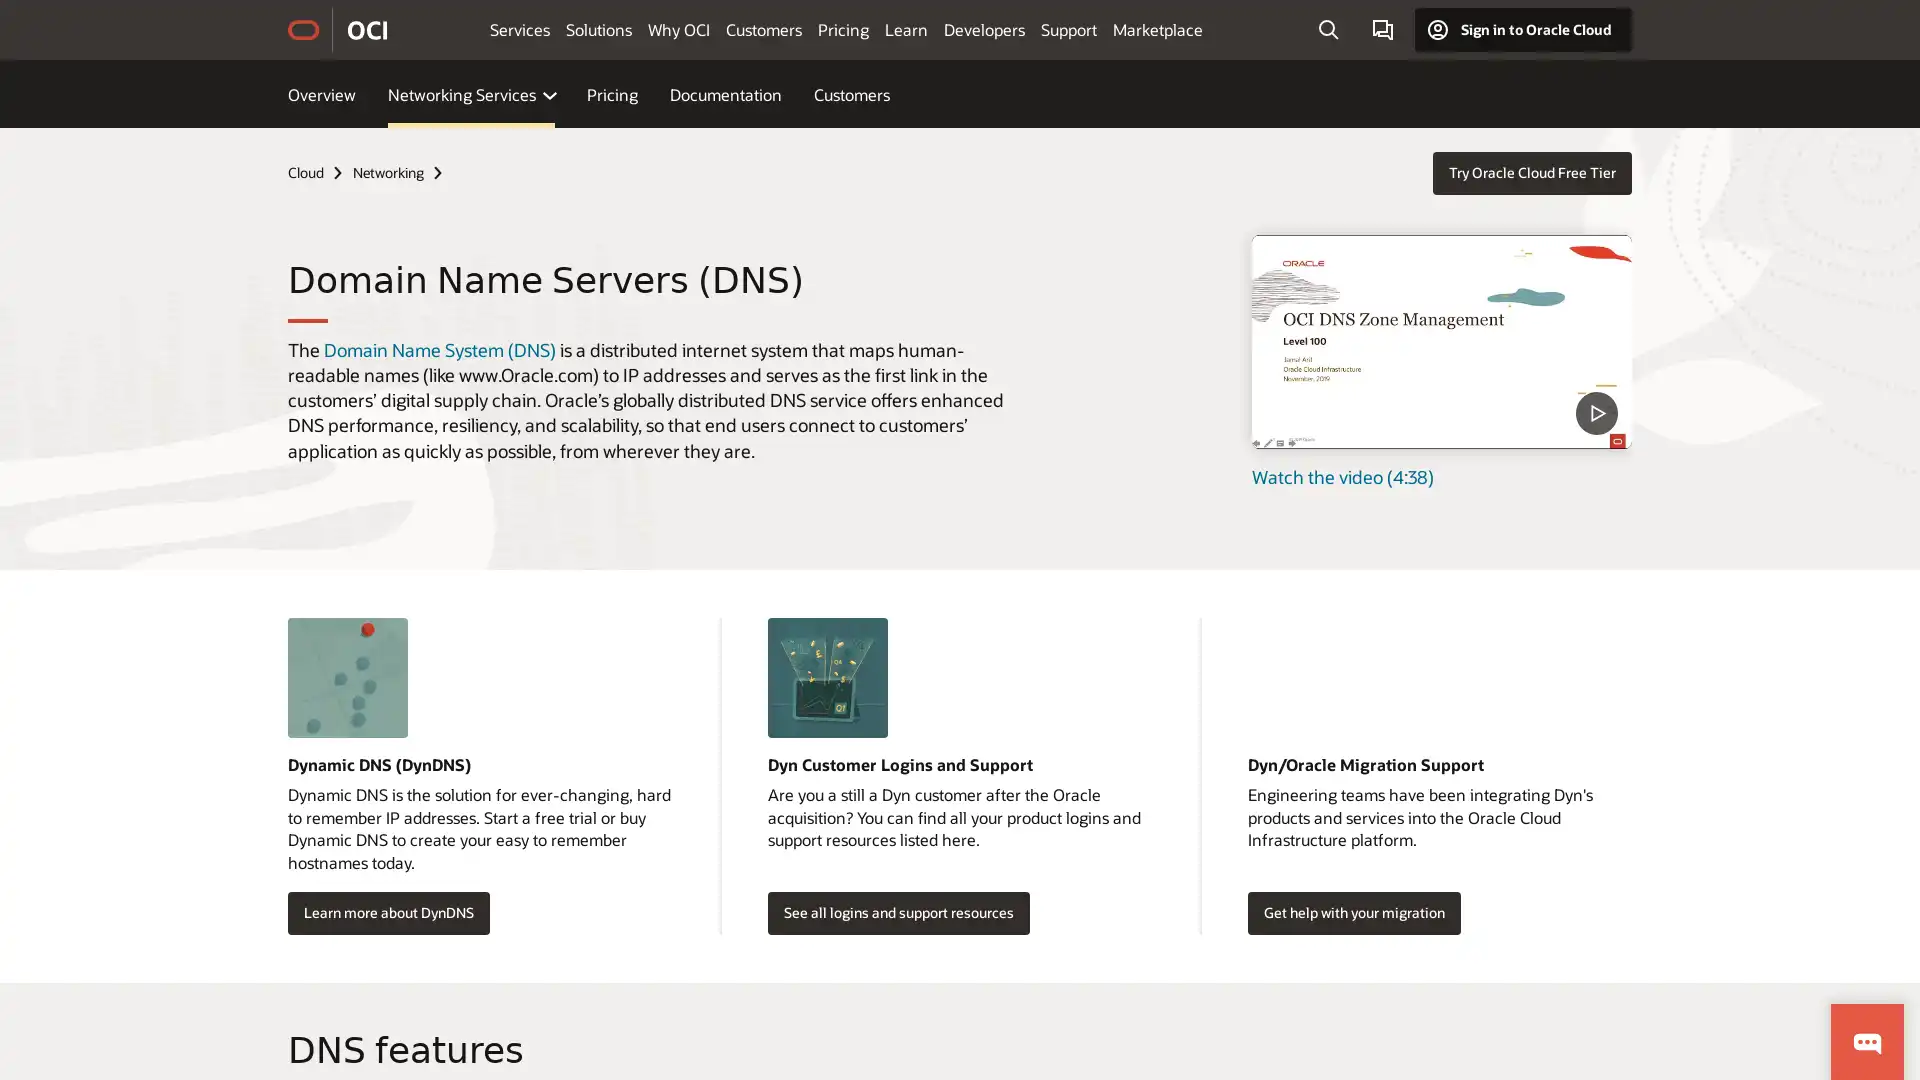 The height and width of the screenshot is (1080, 1920). What do you see at coordinates (678, 29) in the screenshot?
I see `Why OCI` at bounding box center [678, 29].